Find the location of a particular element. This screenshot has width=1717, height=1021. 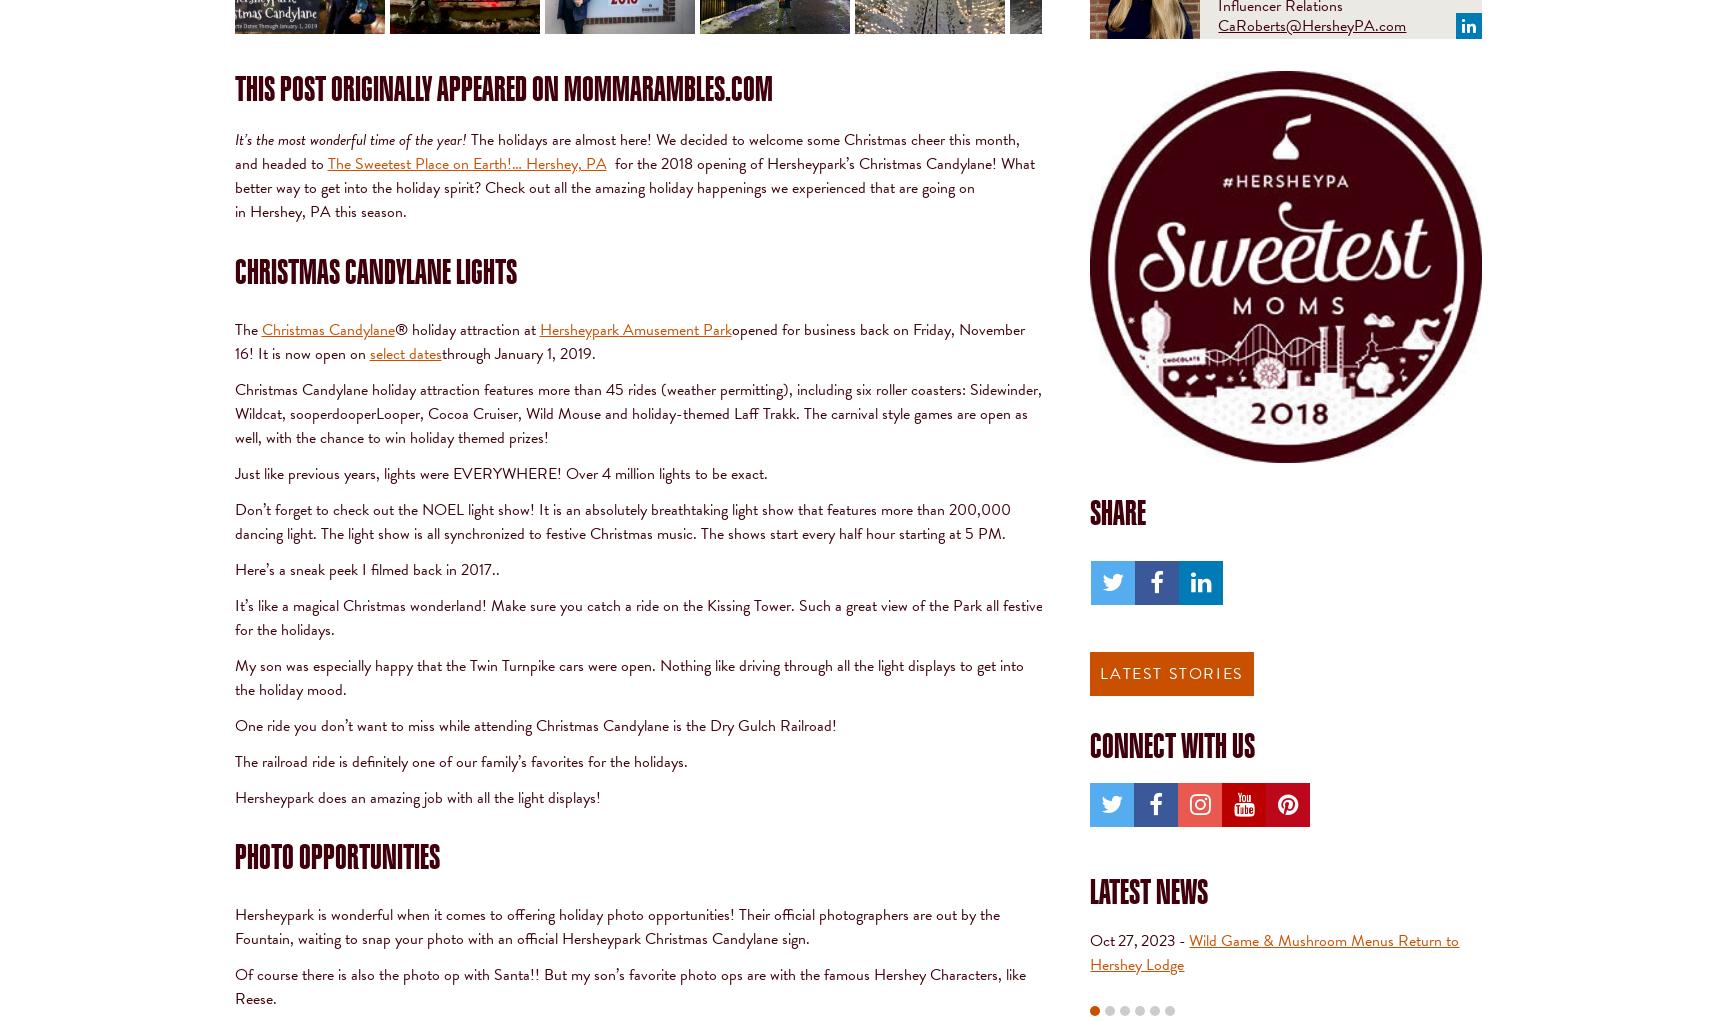

'Photo Opportunities' is located at coordinates (336, 854).